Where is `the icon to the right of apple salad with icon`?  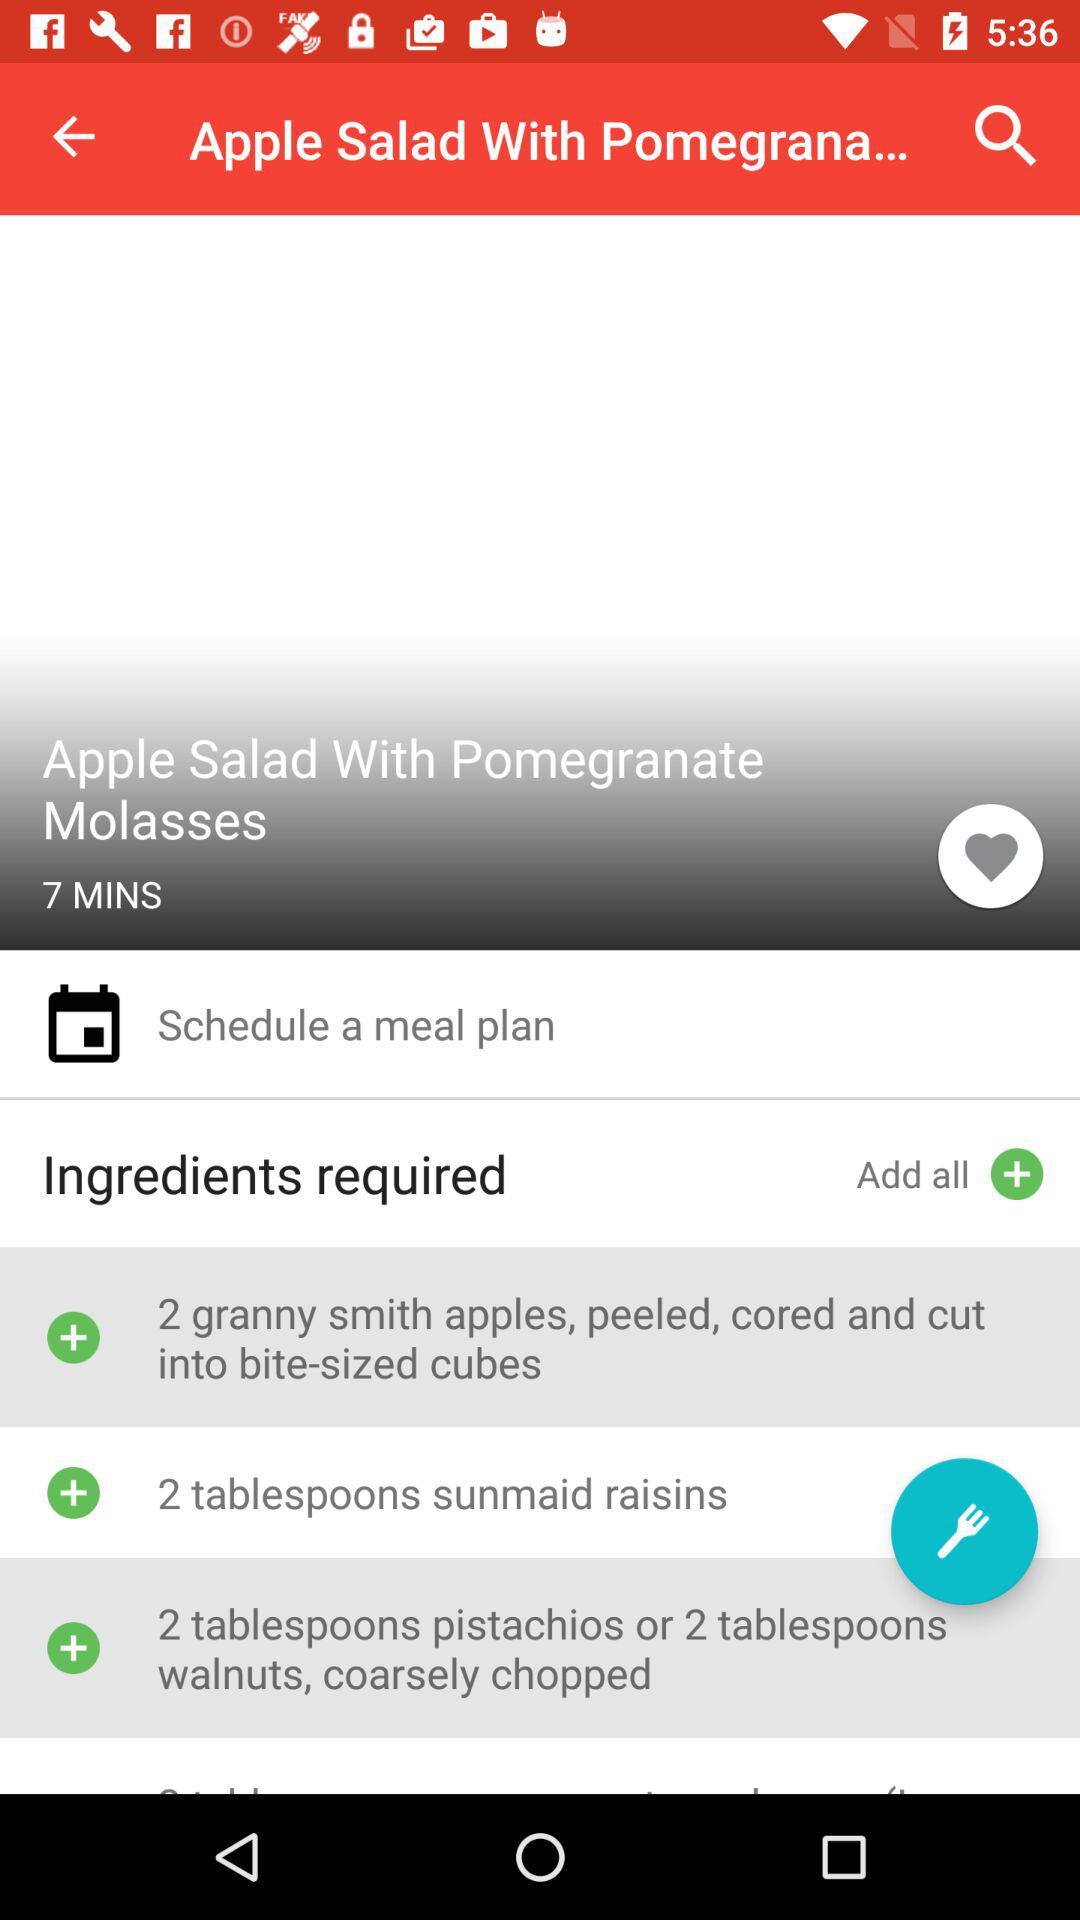
the icon to the right of apple salad with icon is located at coordinates (1006, 135).